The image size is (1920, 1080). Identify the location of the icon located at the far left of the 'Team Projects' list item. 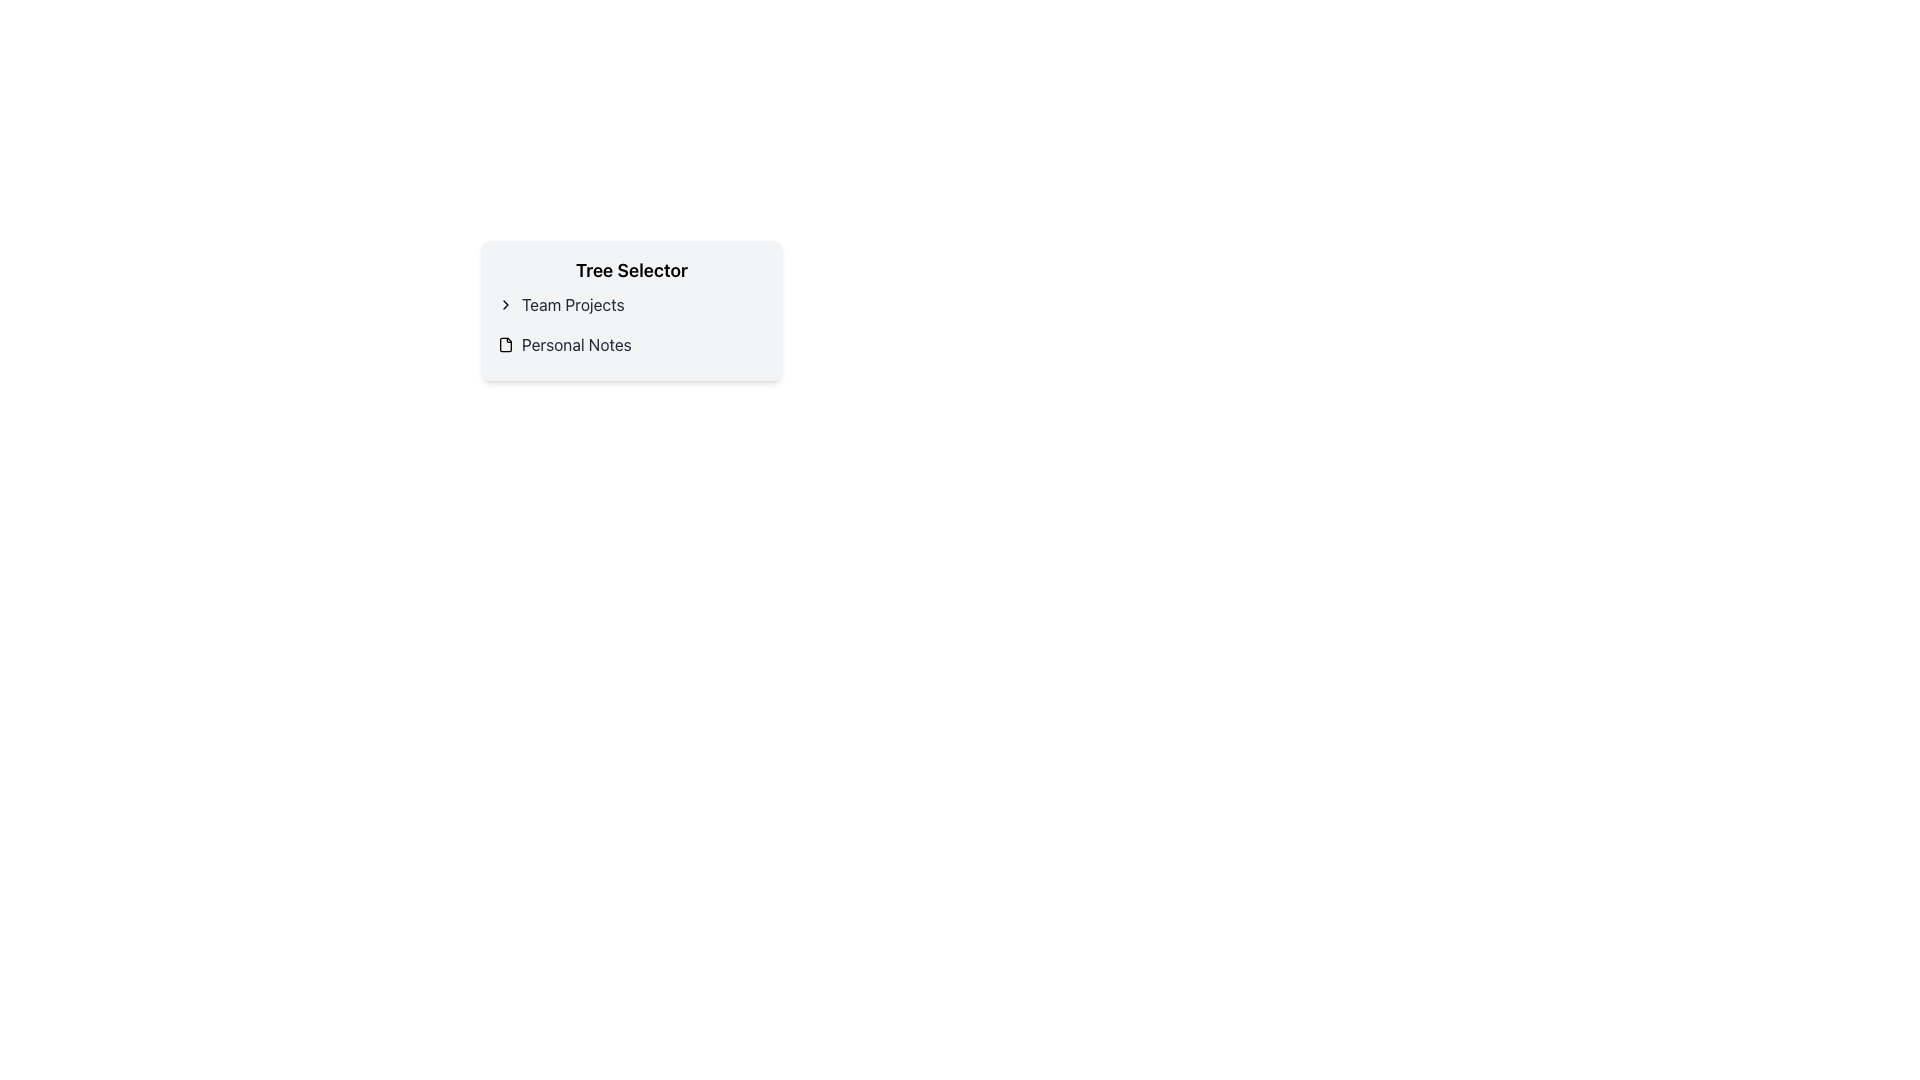
(505, 304).